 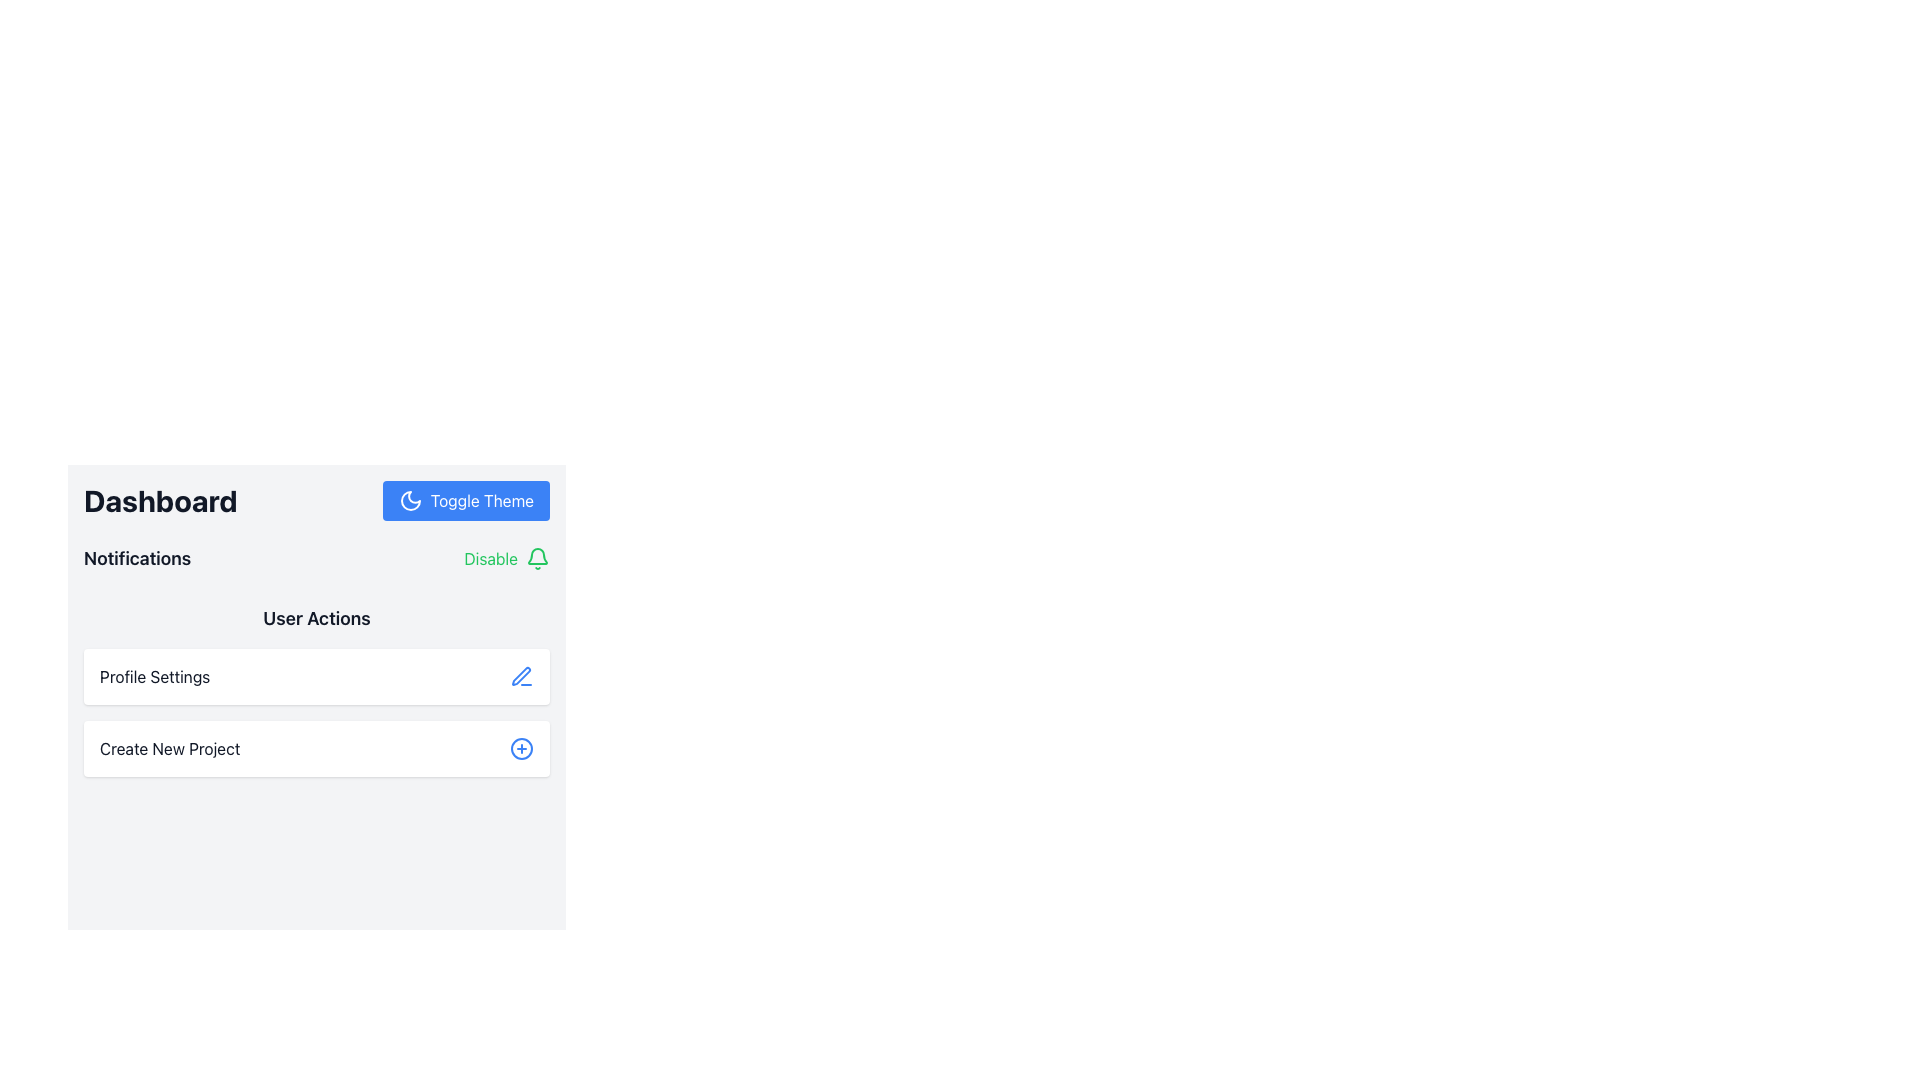 I want to click on keyboard navigation, so click(x=507, y=559).